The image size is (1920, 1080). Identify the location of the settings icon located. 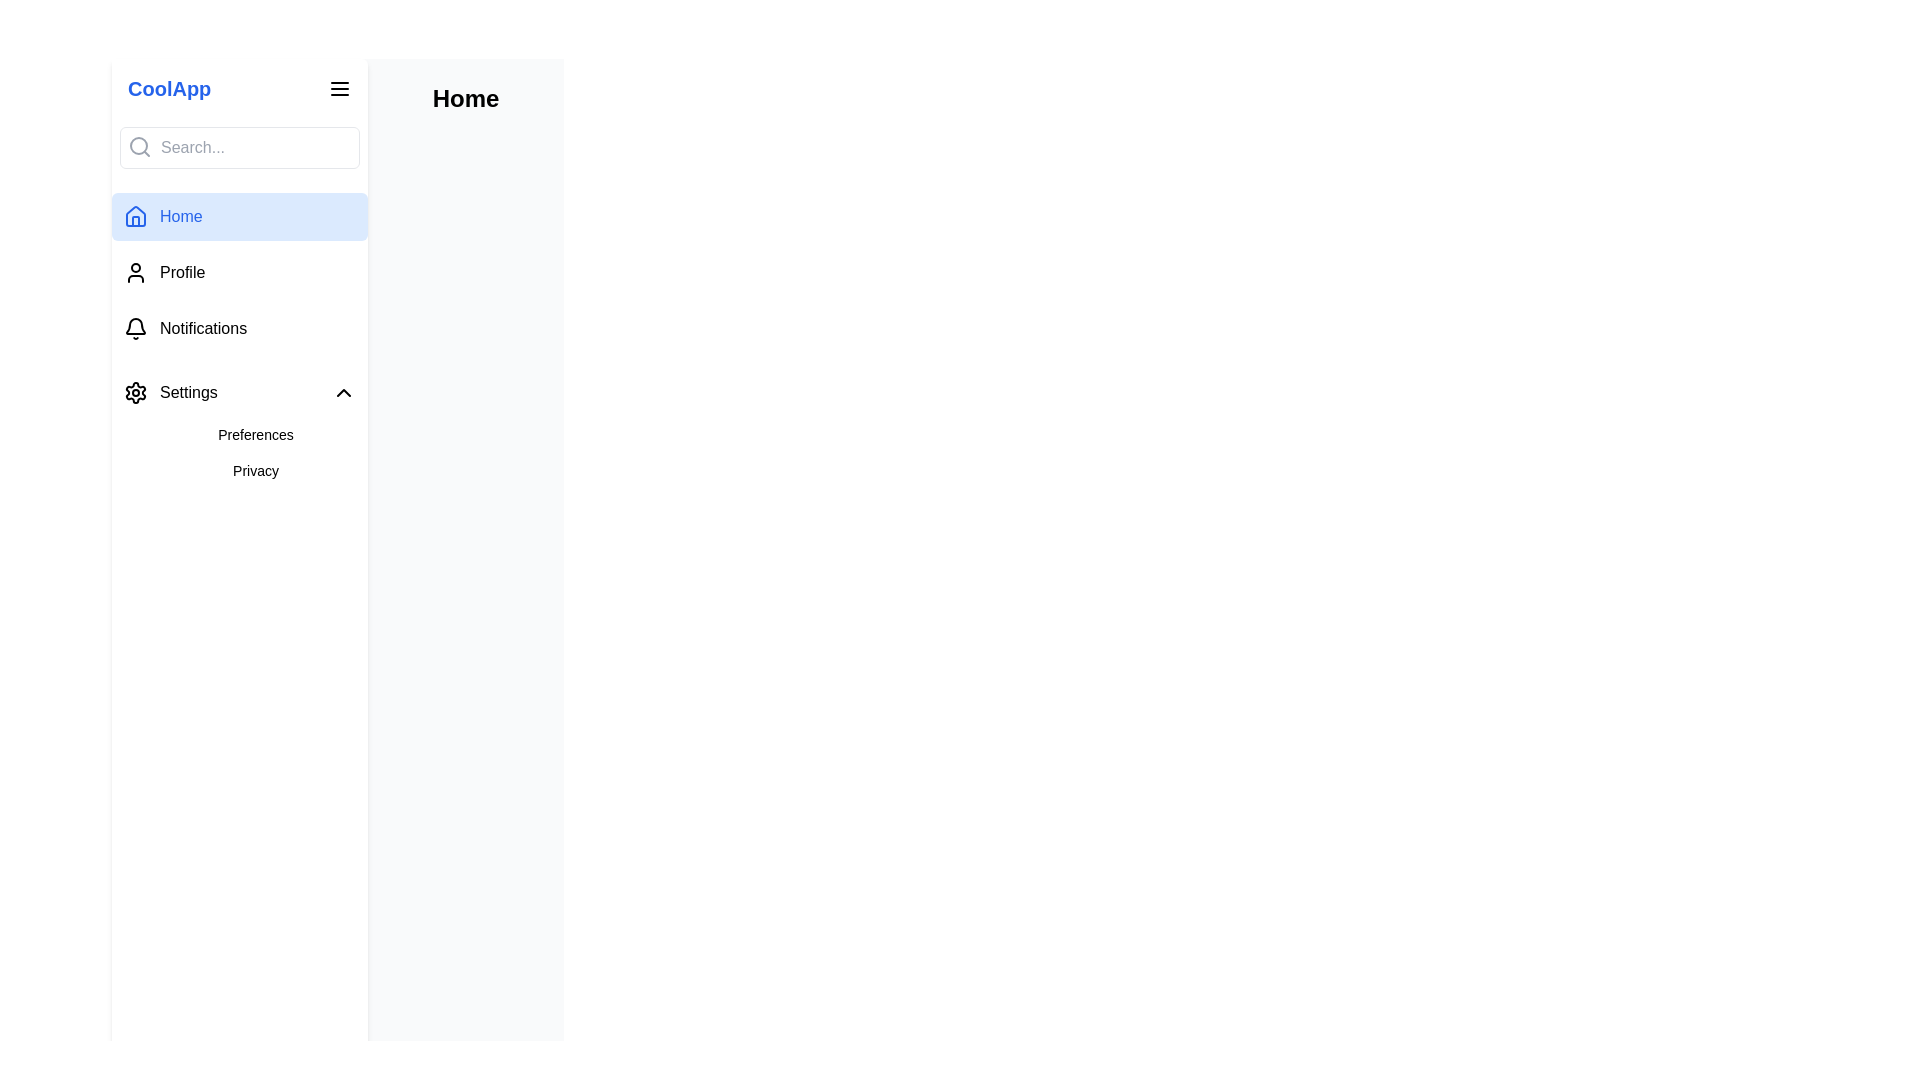
(134, 393).